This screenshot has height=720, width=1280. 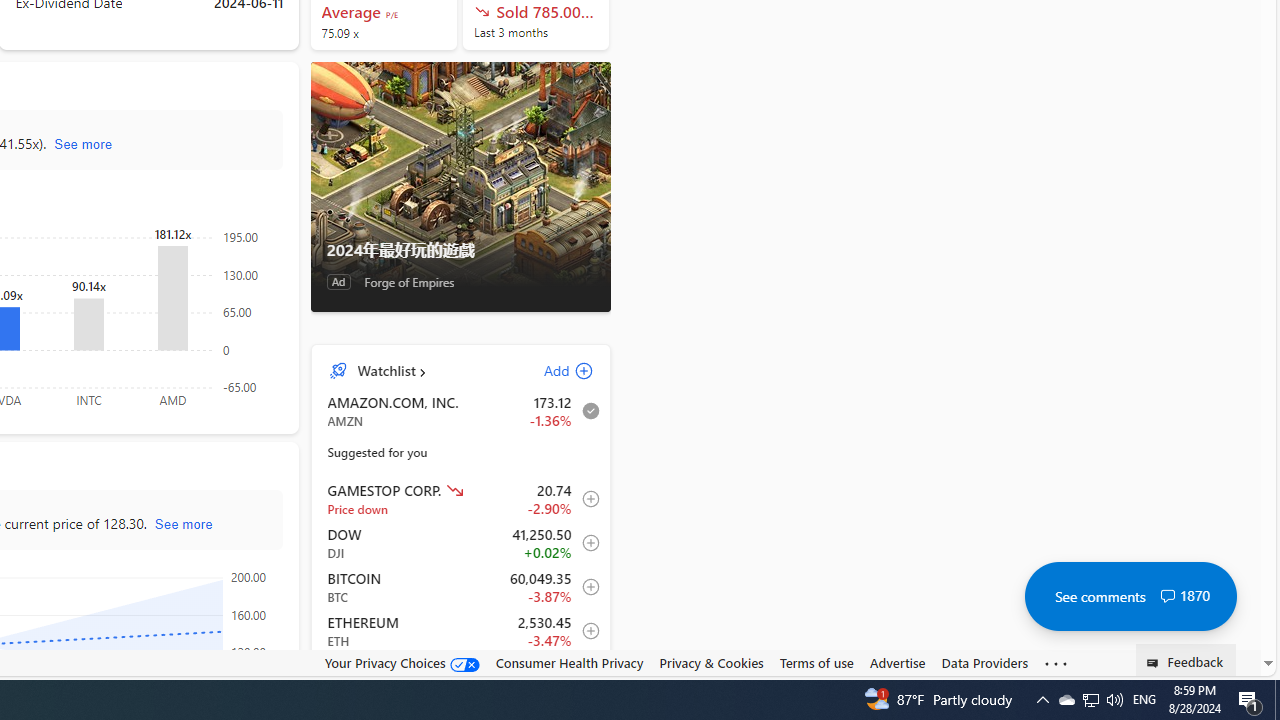 I want to click on 'DJI DOW increase 41,250.50 +9.98 +0.02% item1', so click(x=460, y=543).